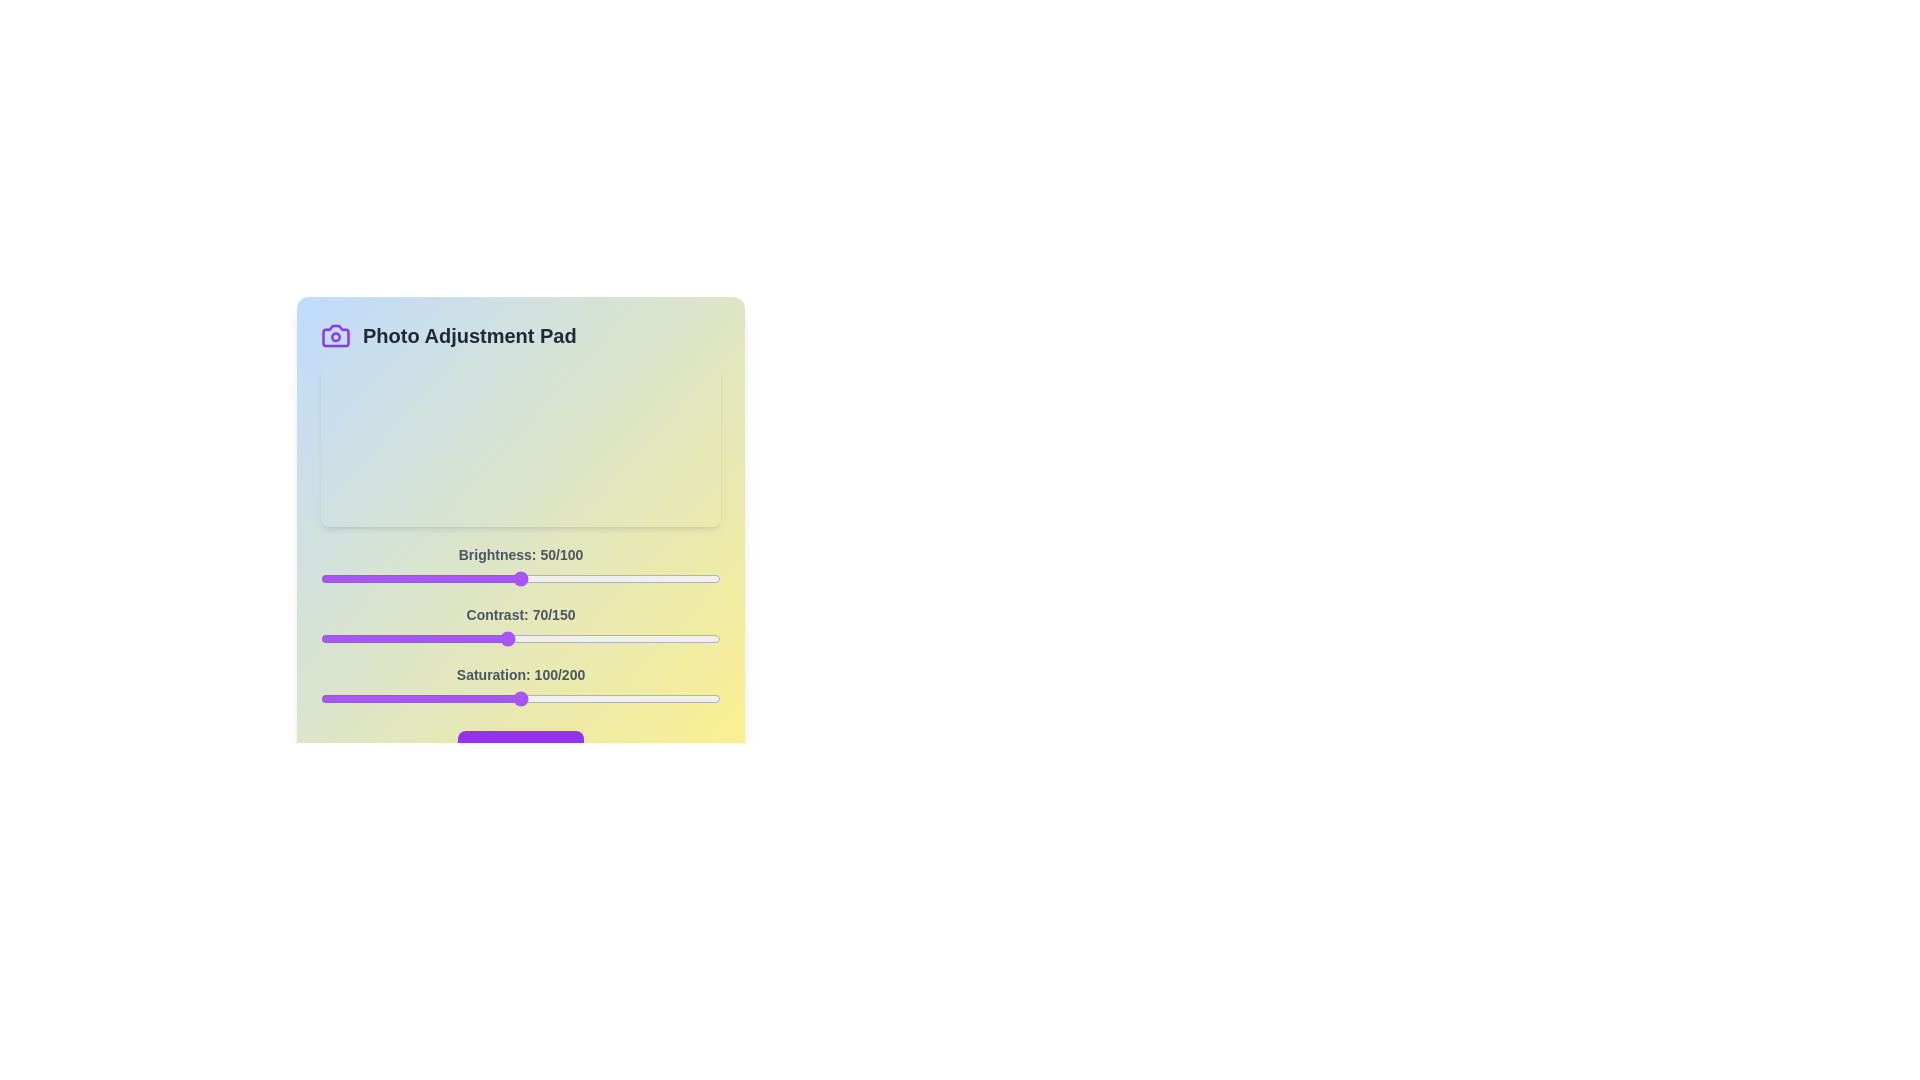  Describe the element at coordinates (411, 578) in the screenshot. I see `the 0 slider to 23` at that location.